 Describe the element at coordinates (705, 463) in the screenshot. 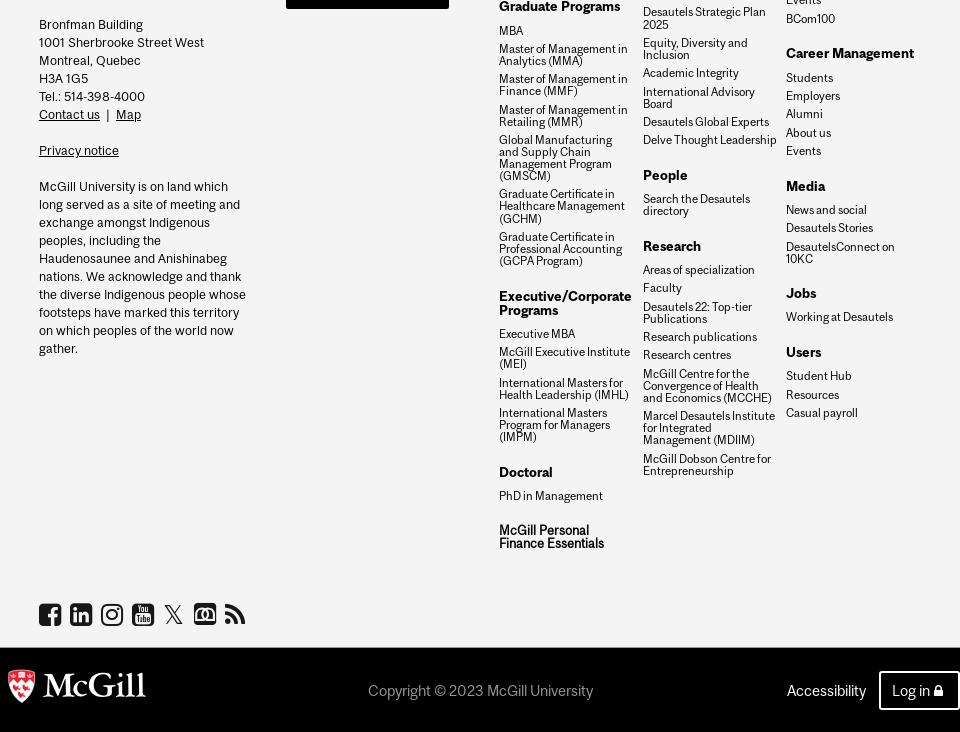

I see `'McGill Dobson Centre for Entrepreneurship'` at that location.